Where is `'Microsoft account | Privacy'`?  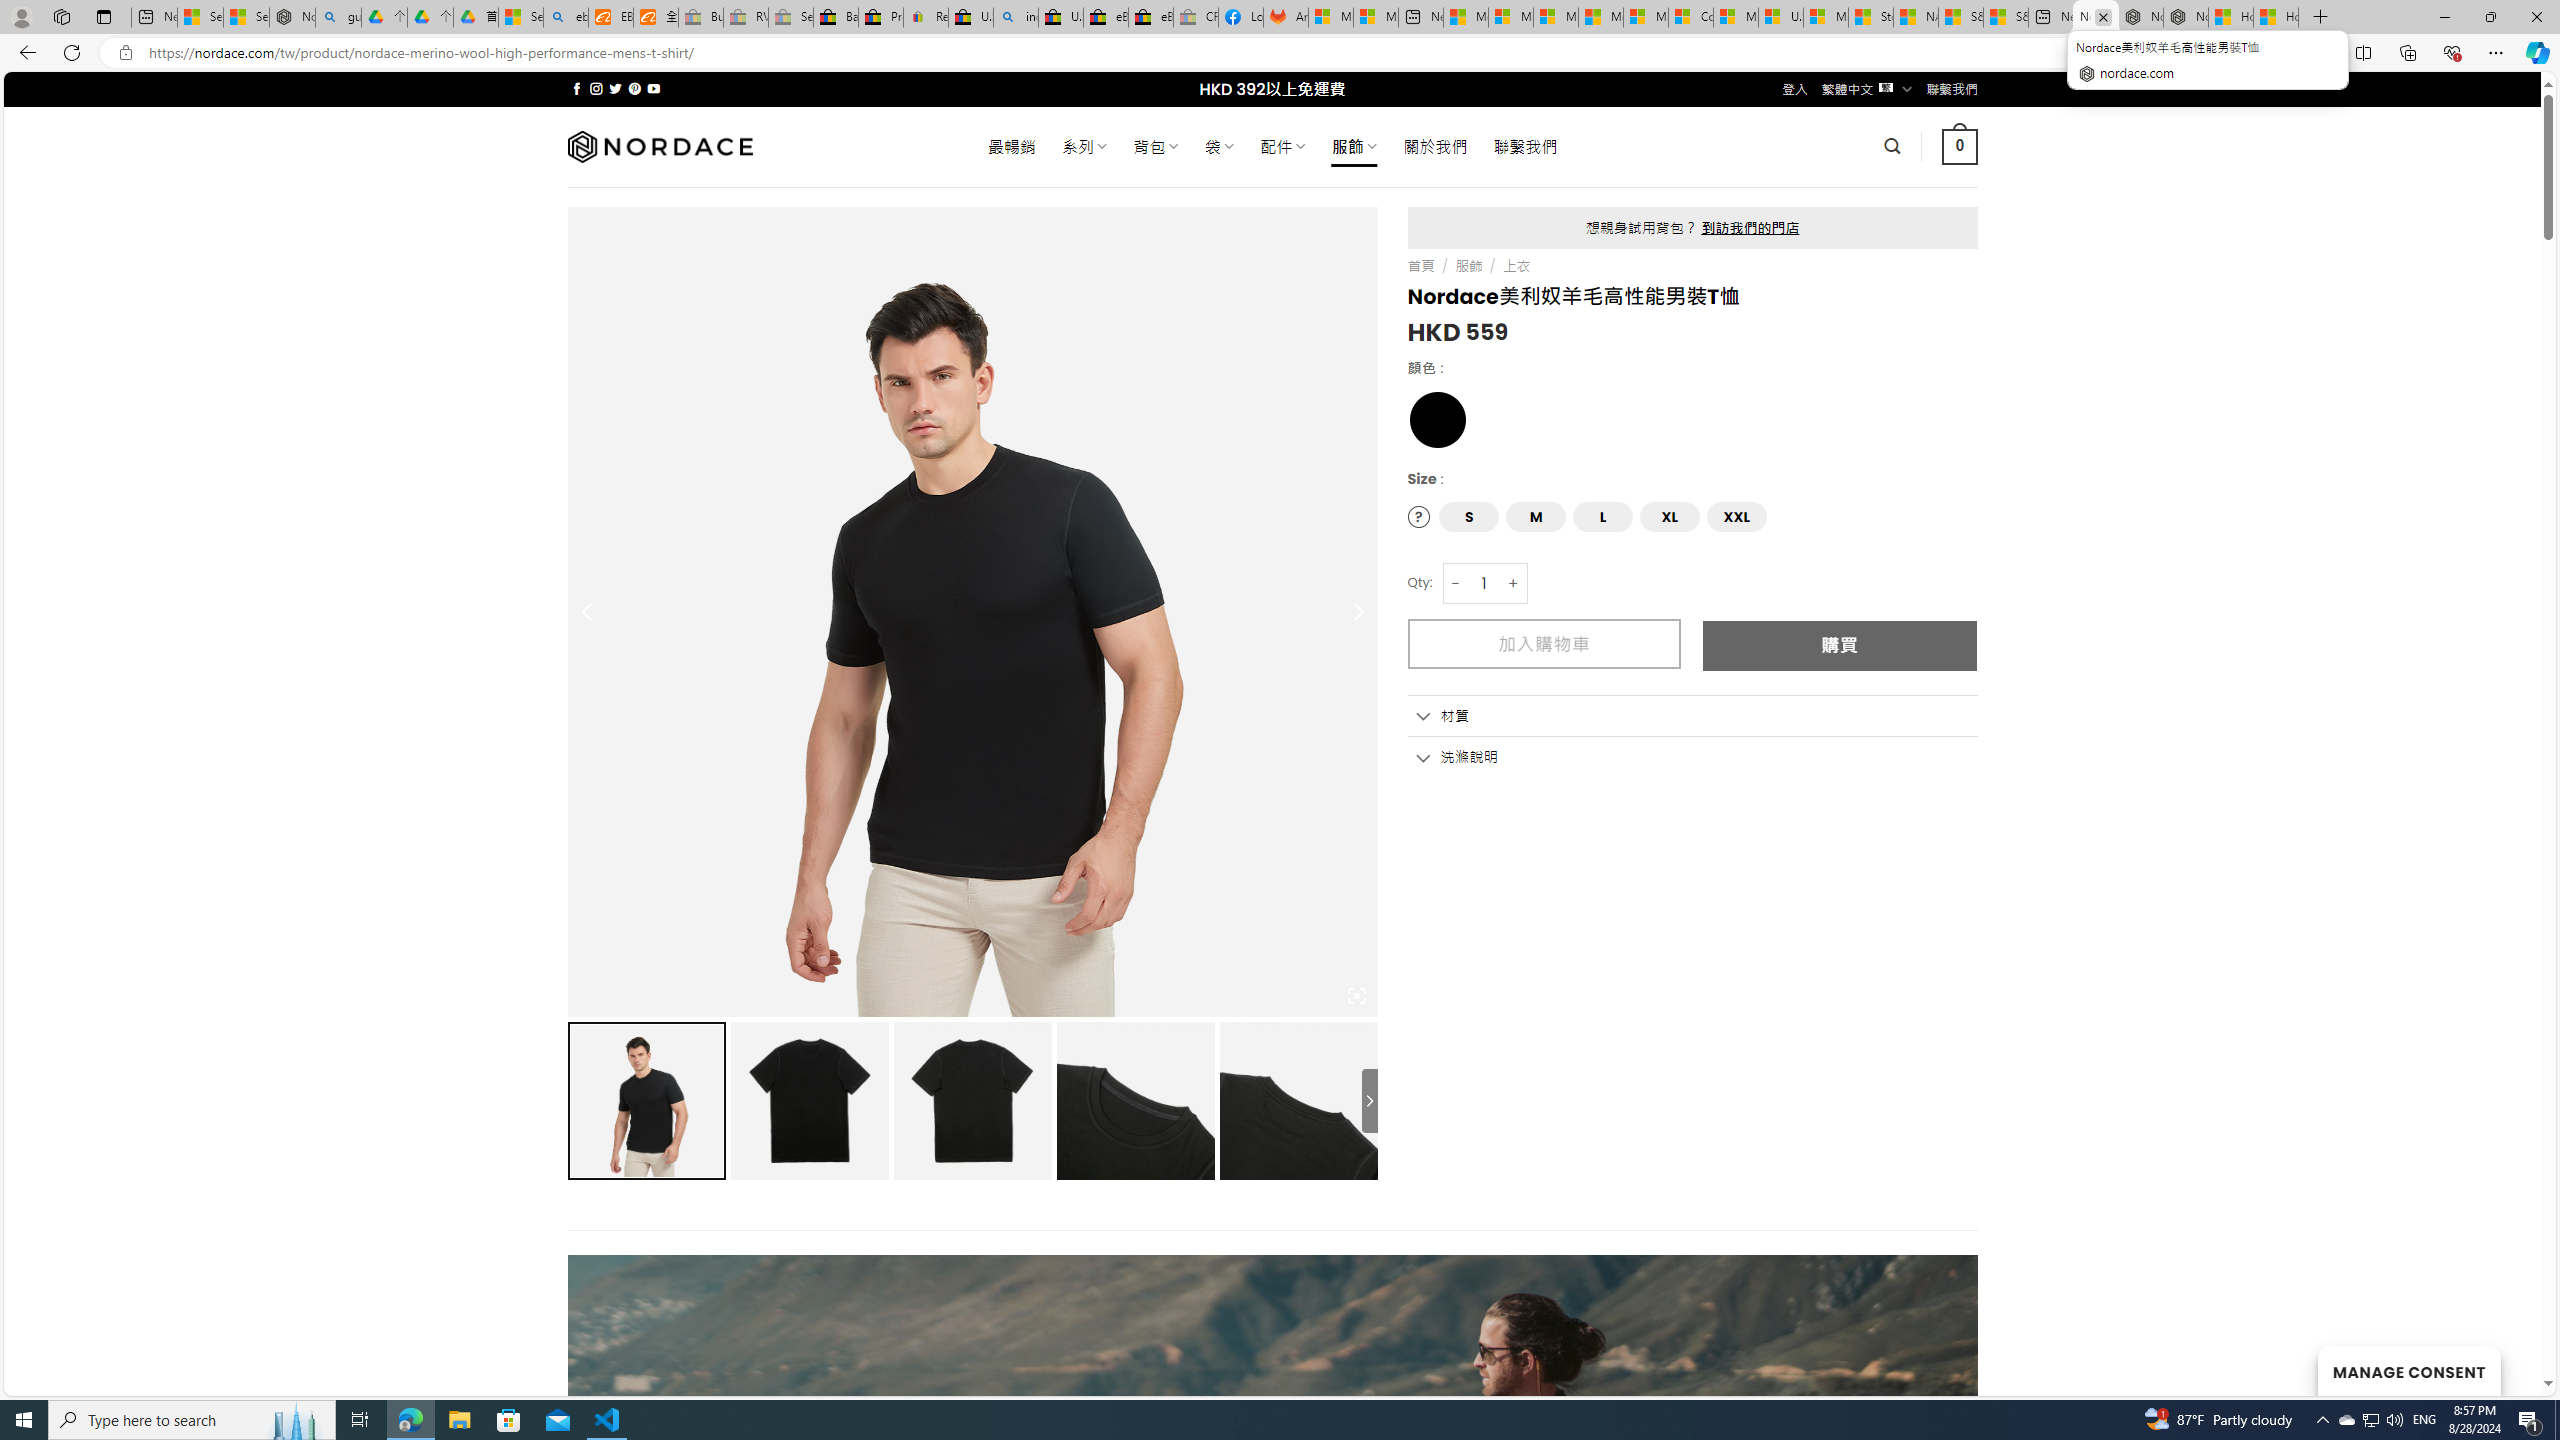 'Microsoft account | Privacy' is located at coordinates (1509, 16).